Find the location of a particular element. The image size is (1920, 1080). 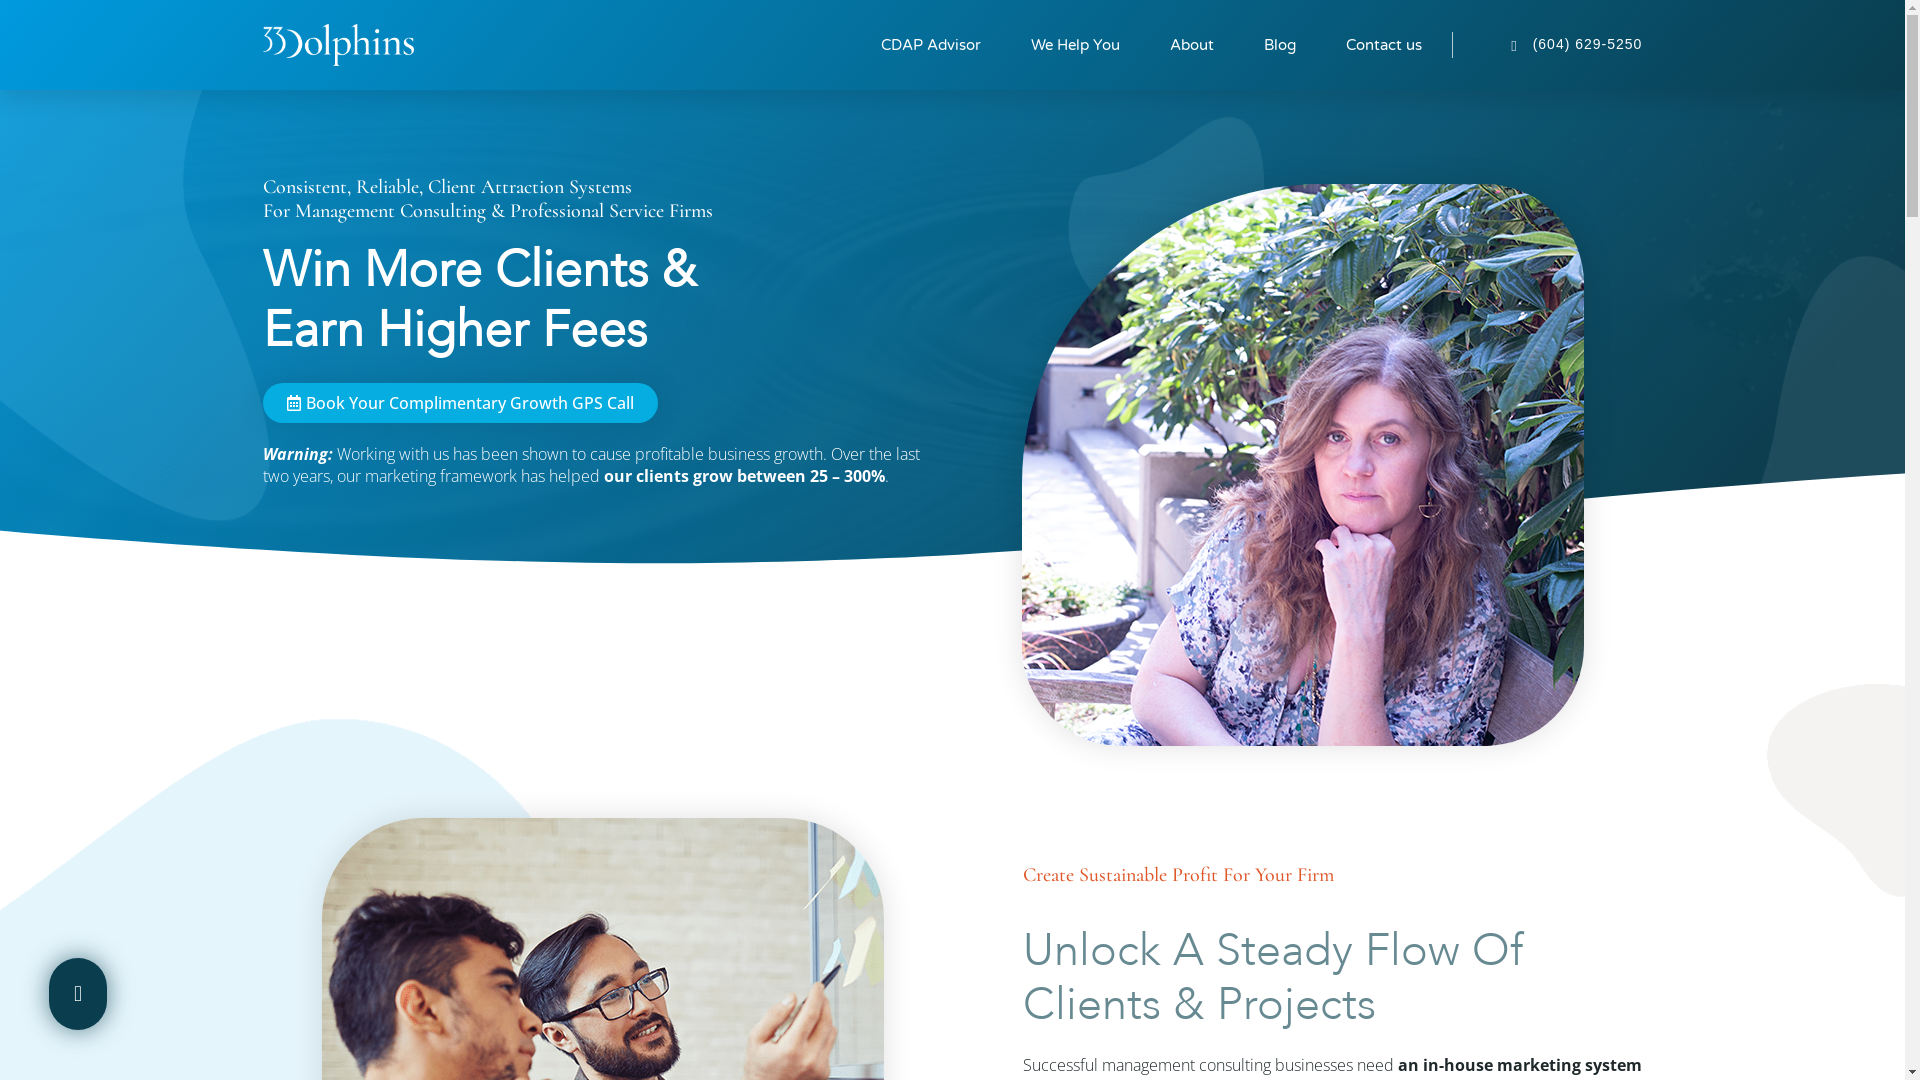

'About' is located at coordinates (1191, 45).